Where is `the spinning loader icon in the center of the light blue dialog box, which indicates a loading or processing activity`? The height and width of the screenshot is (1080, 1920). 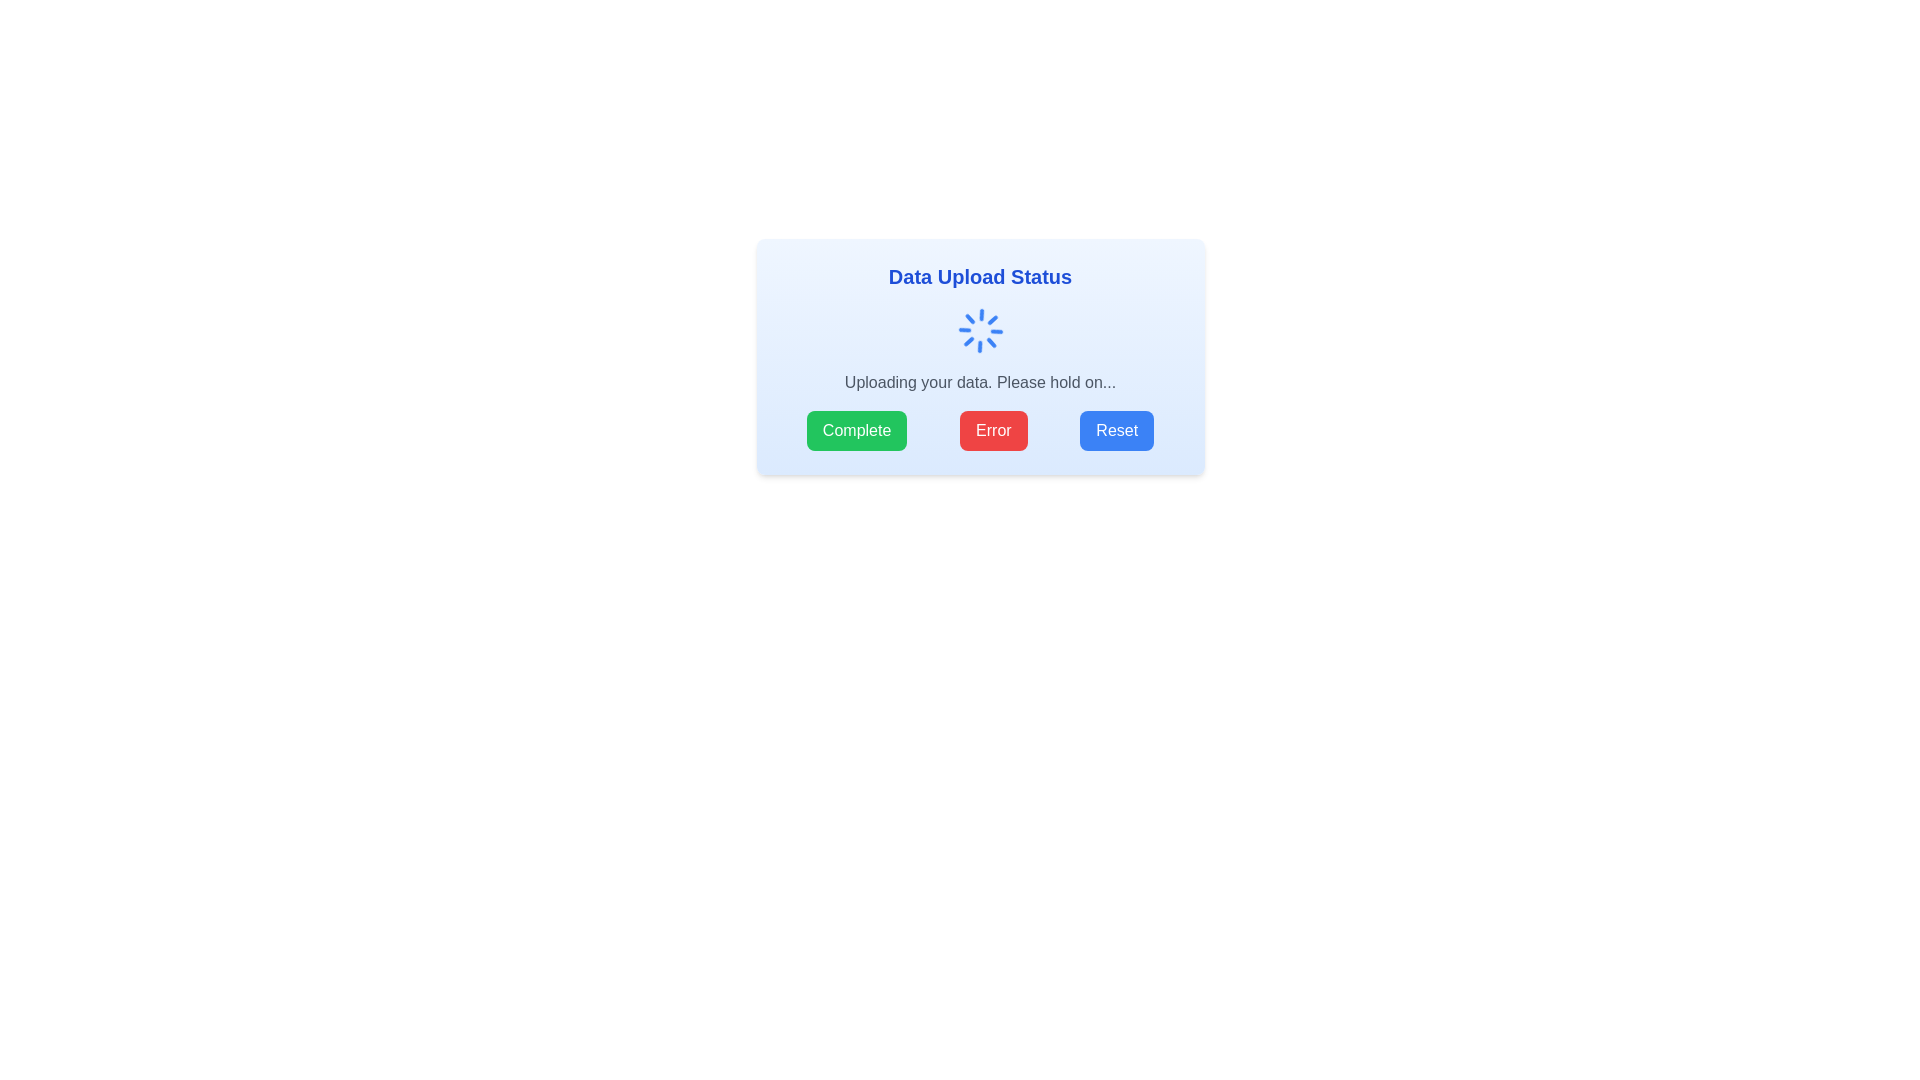 the spinning loader icon in the center of the light blue dialog box, which indicates a loading or processing activity is located at coordinates (980, 330).